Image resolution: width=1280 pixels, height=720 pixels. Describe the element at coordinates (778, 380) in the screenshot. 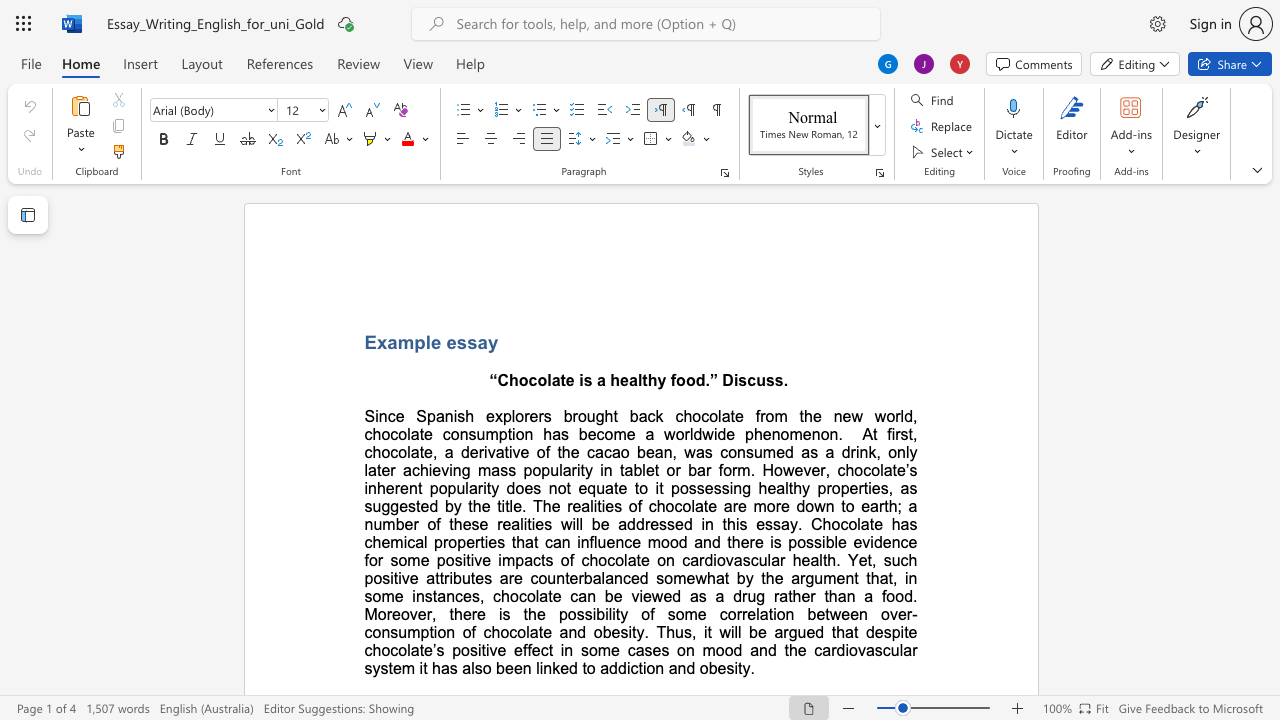

I see `the 4th character "s" in the text` at that location.